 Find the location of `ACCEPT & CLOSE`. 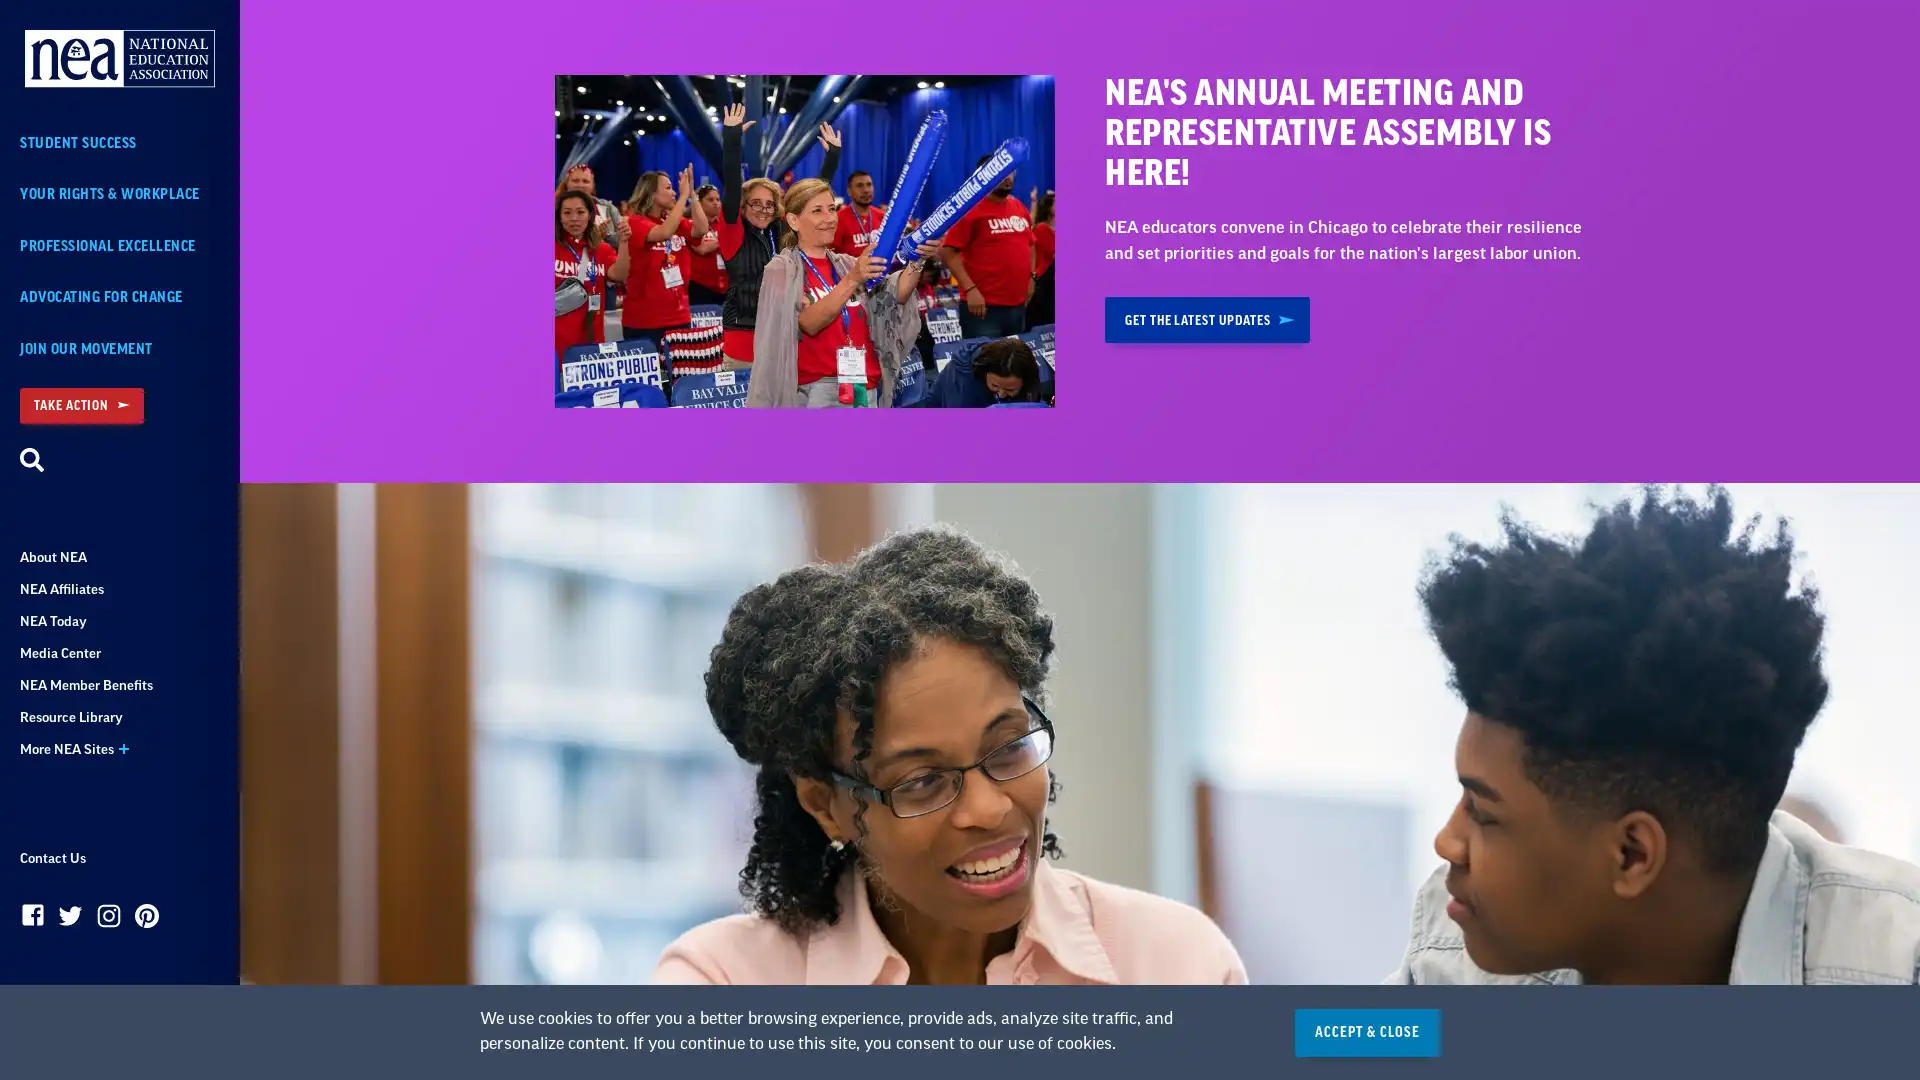

ACCEPT & CLOSE is located at coordinates (1366, 1032).